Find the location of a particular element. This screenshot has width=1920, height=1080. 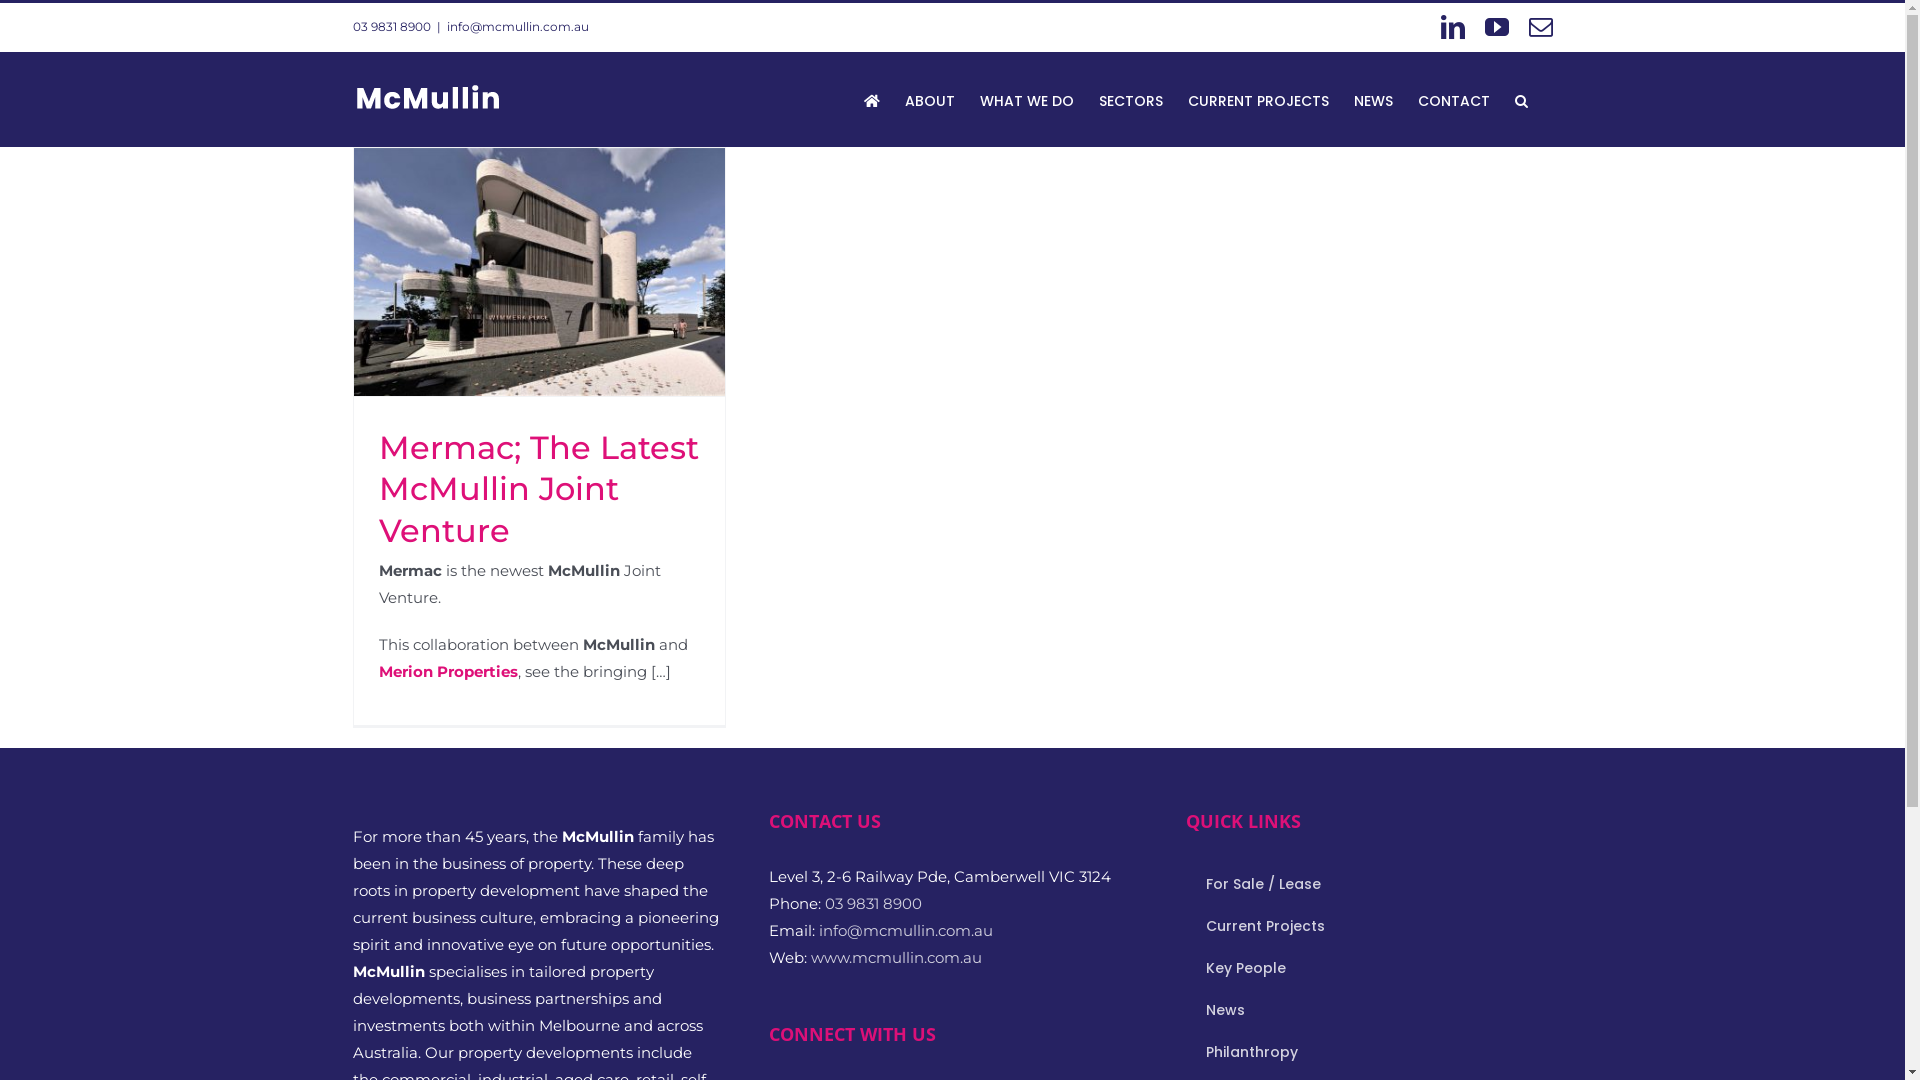

'Philanthropy' is located at coordinates (1367, 1052).